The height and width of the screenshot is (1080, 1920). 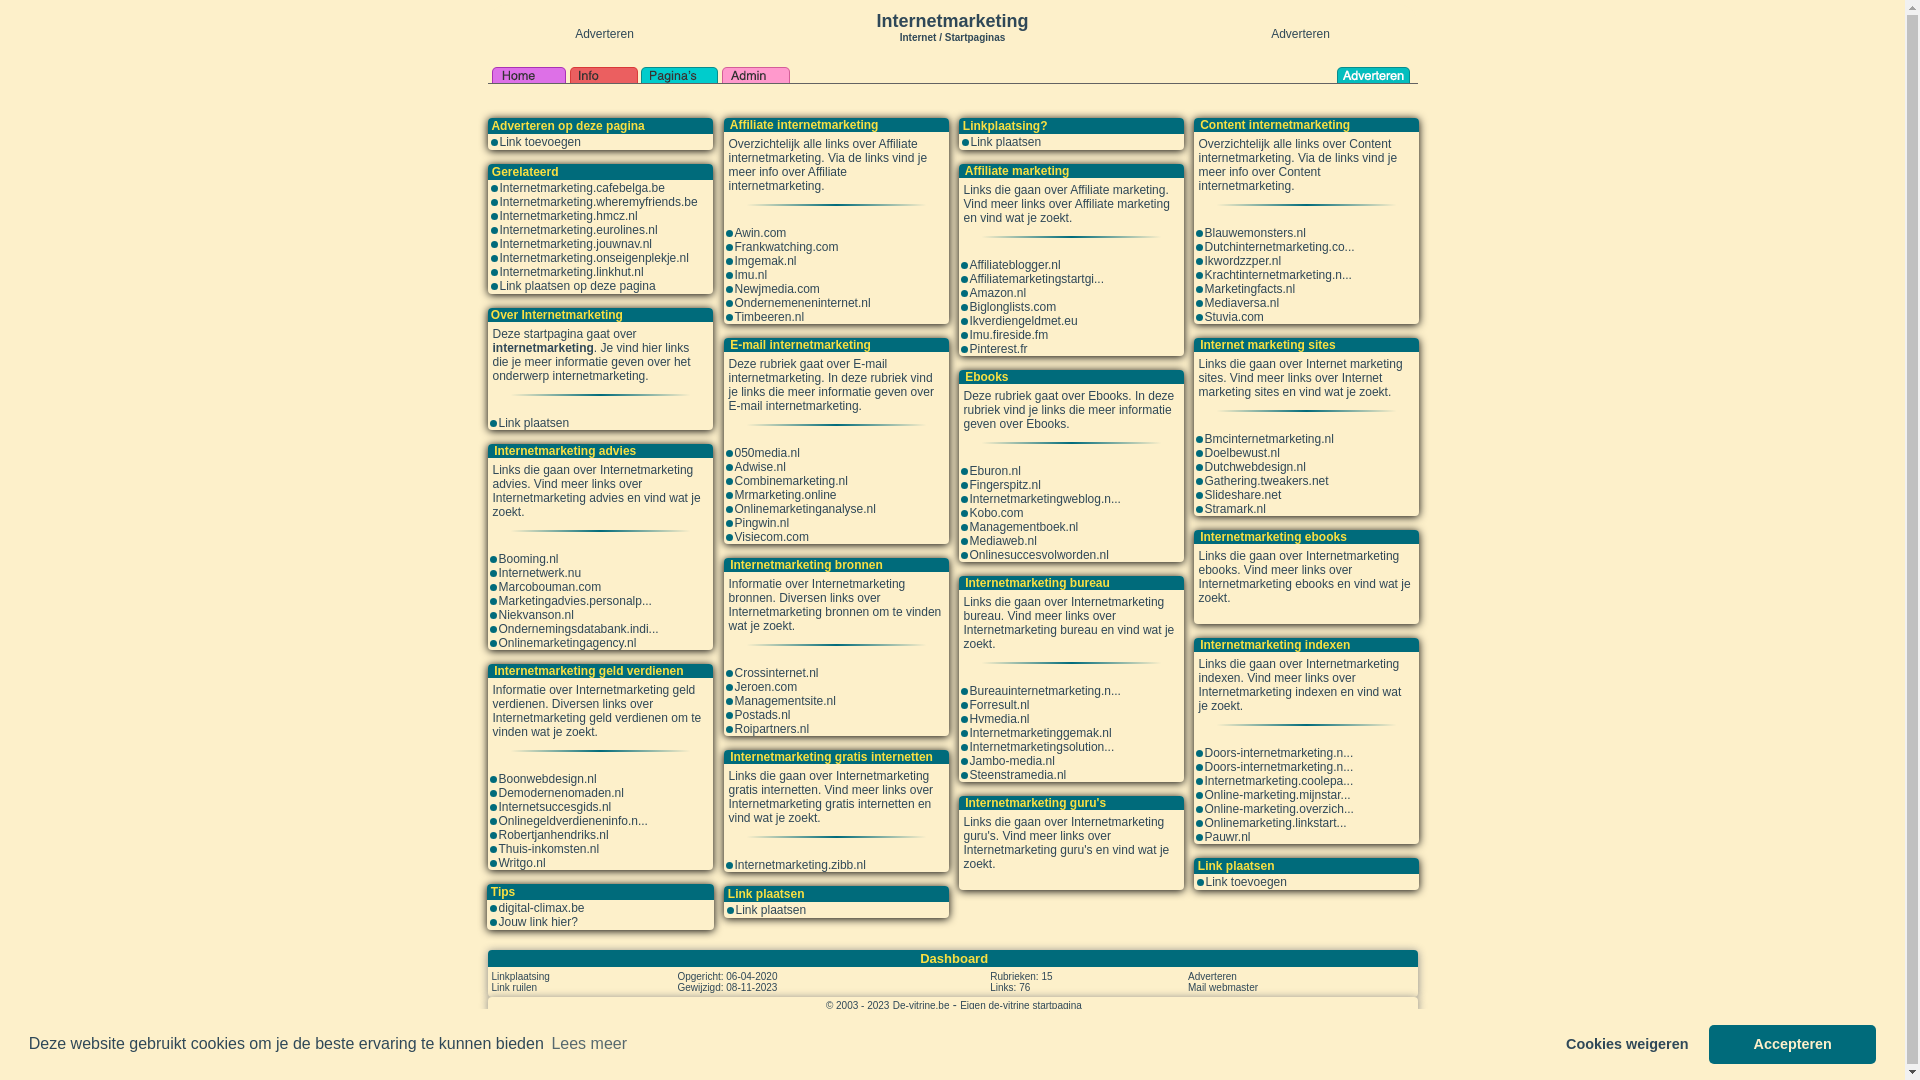 What do you see at coordinates (498, 585) in the screenshot?
I see `'Marcobouman.com'` at bounding box center [498, 585].